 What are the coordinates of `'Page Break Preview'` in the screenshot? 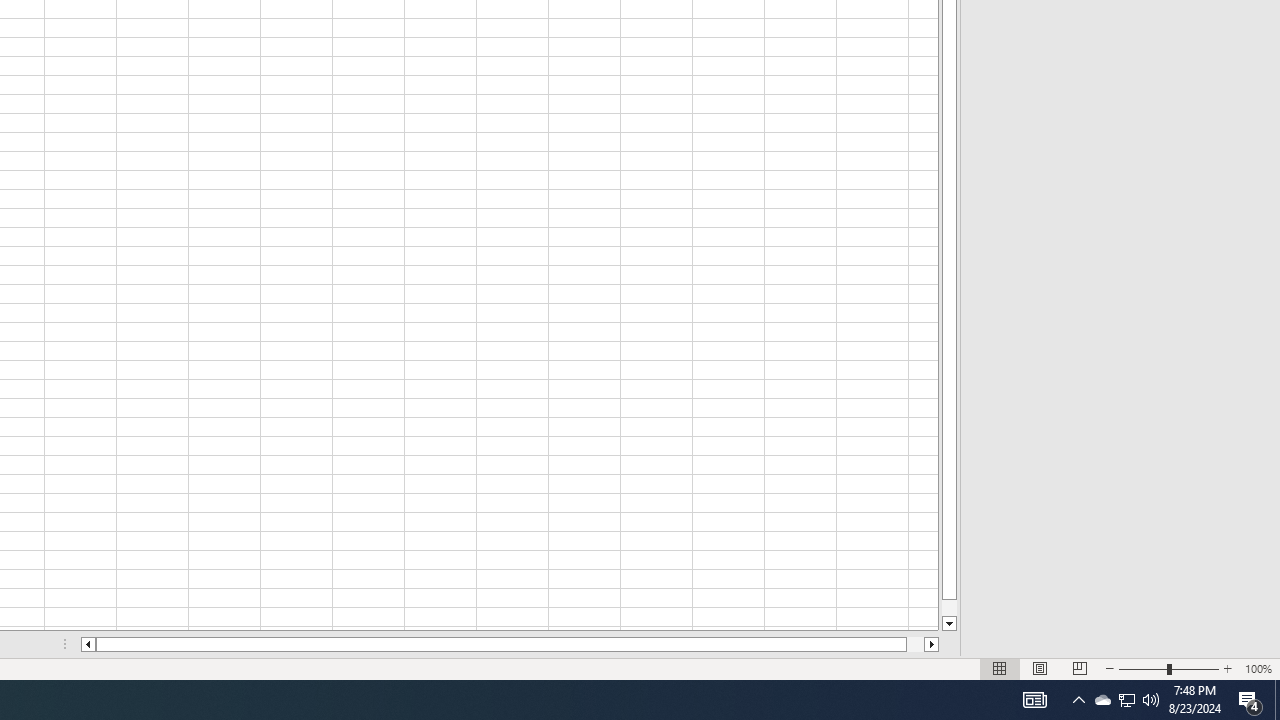 It's located at (1078, 669).